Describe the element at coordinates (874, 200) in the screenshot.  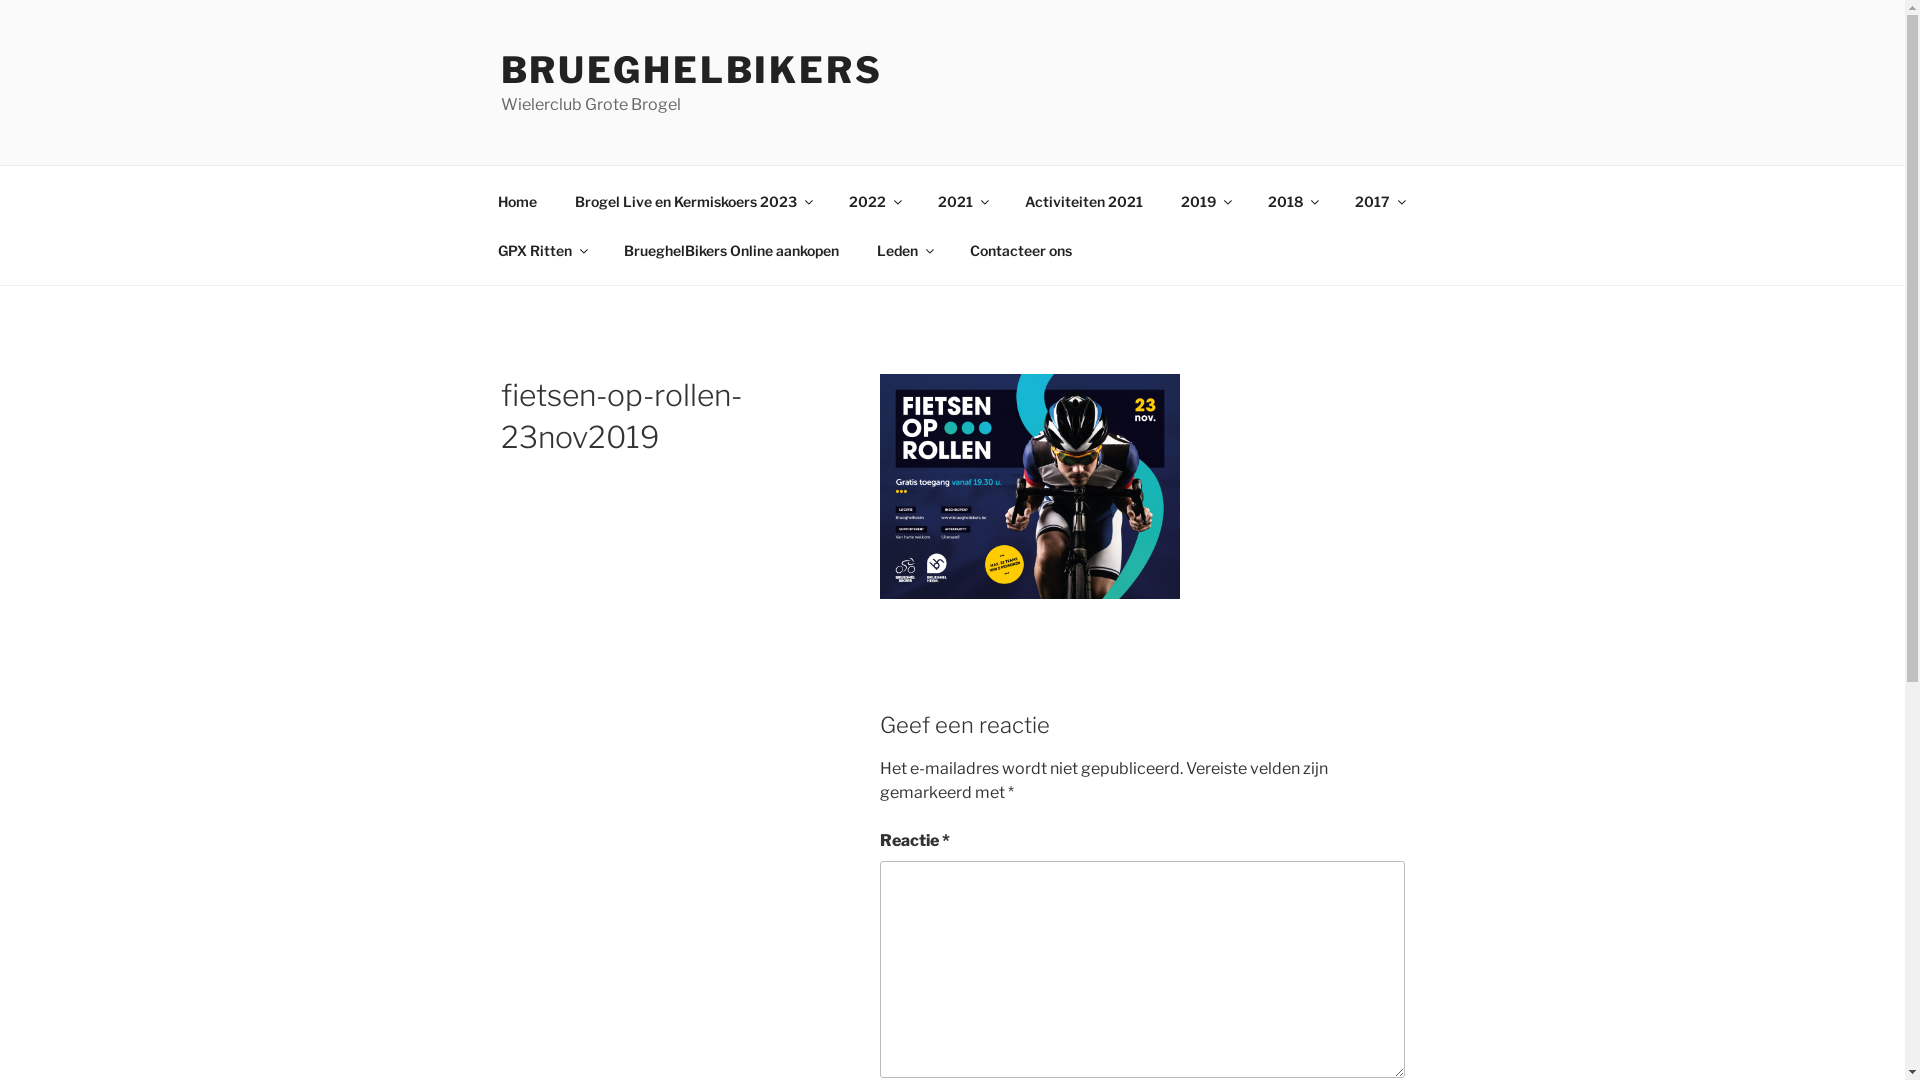
I see `'2022'` at that location.